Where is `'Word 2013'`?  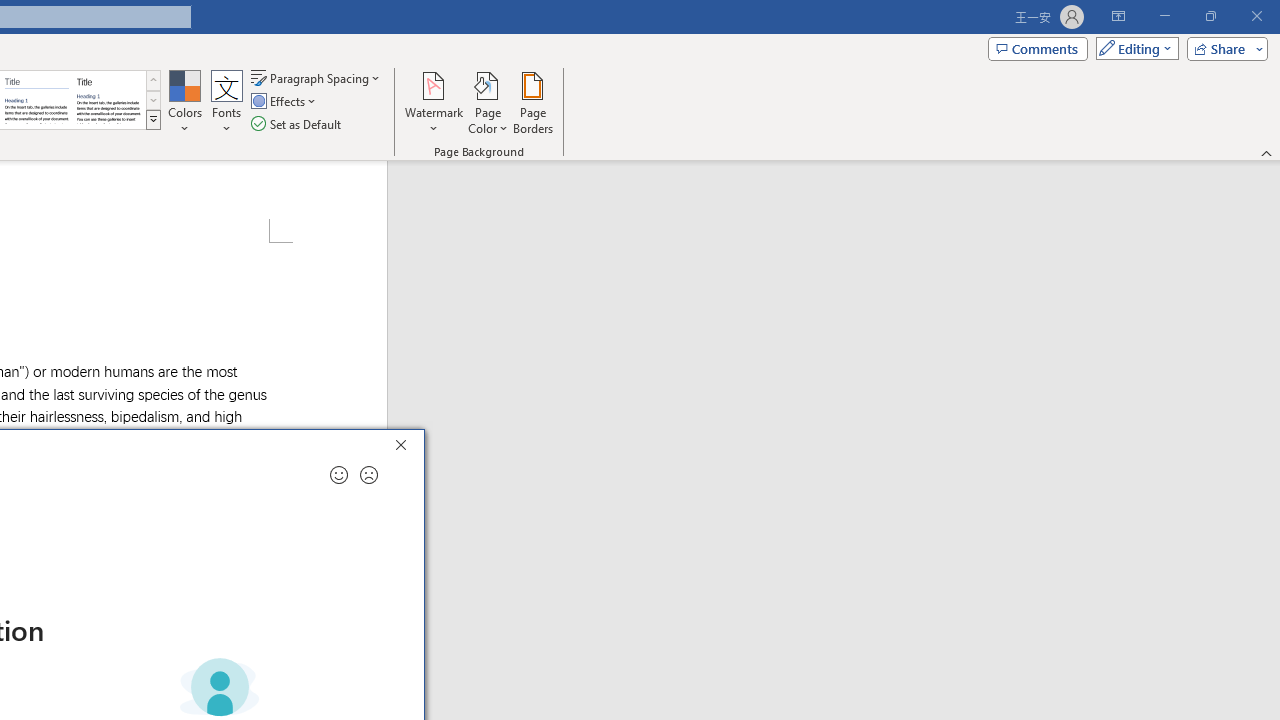
'Word 2013' is located at coordinates (107, 100).